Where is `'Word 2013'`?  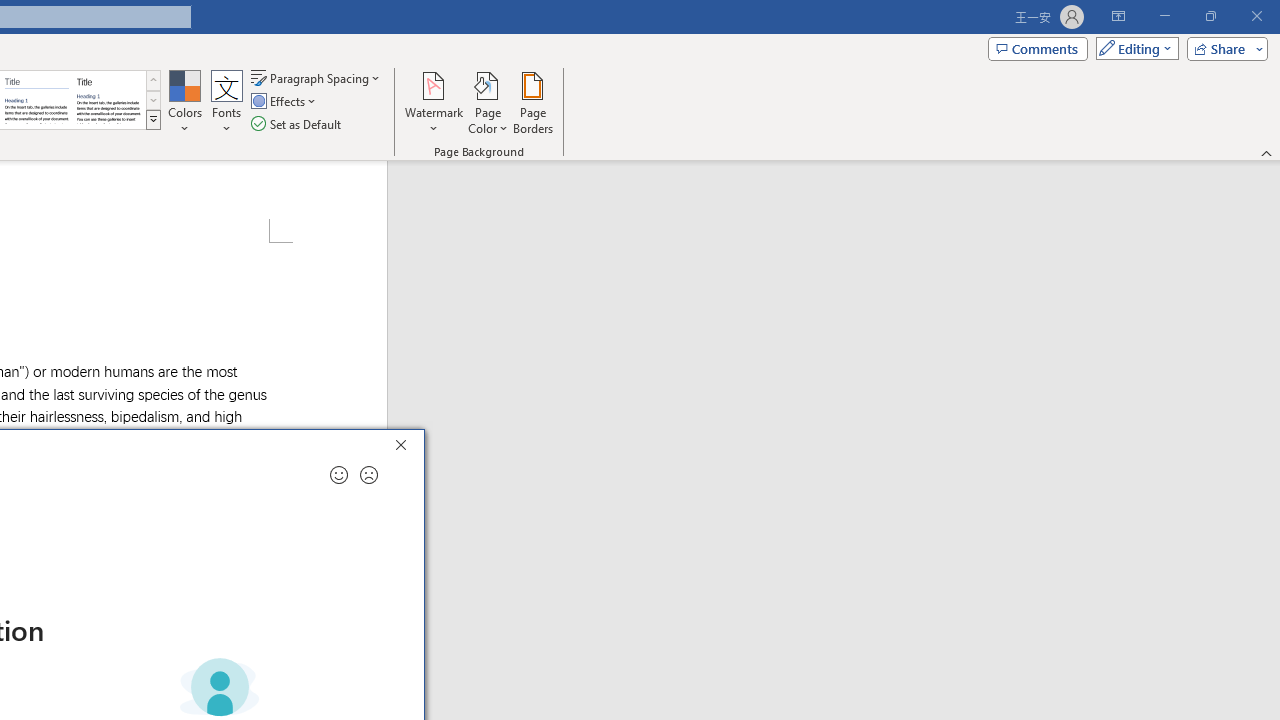
'Word 2013' is located at coordinates (107, 100).